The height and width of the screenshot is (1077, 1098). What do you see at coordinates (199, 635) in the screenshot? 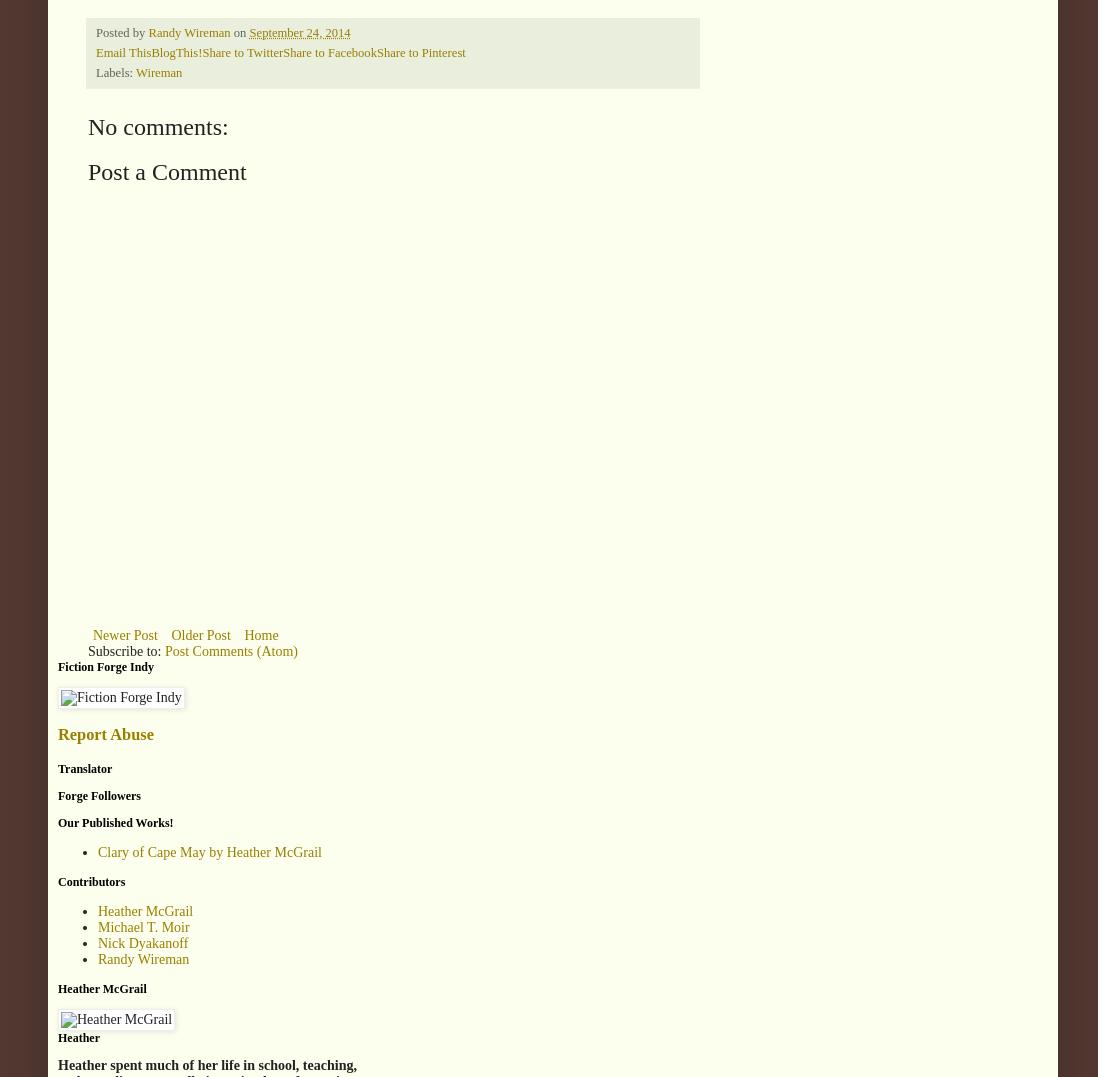
I see `'Older Post'` at bounding box center [199, 635].